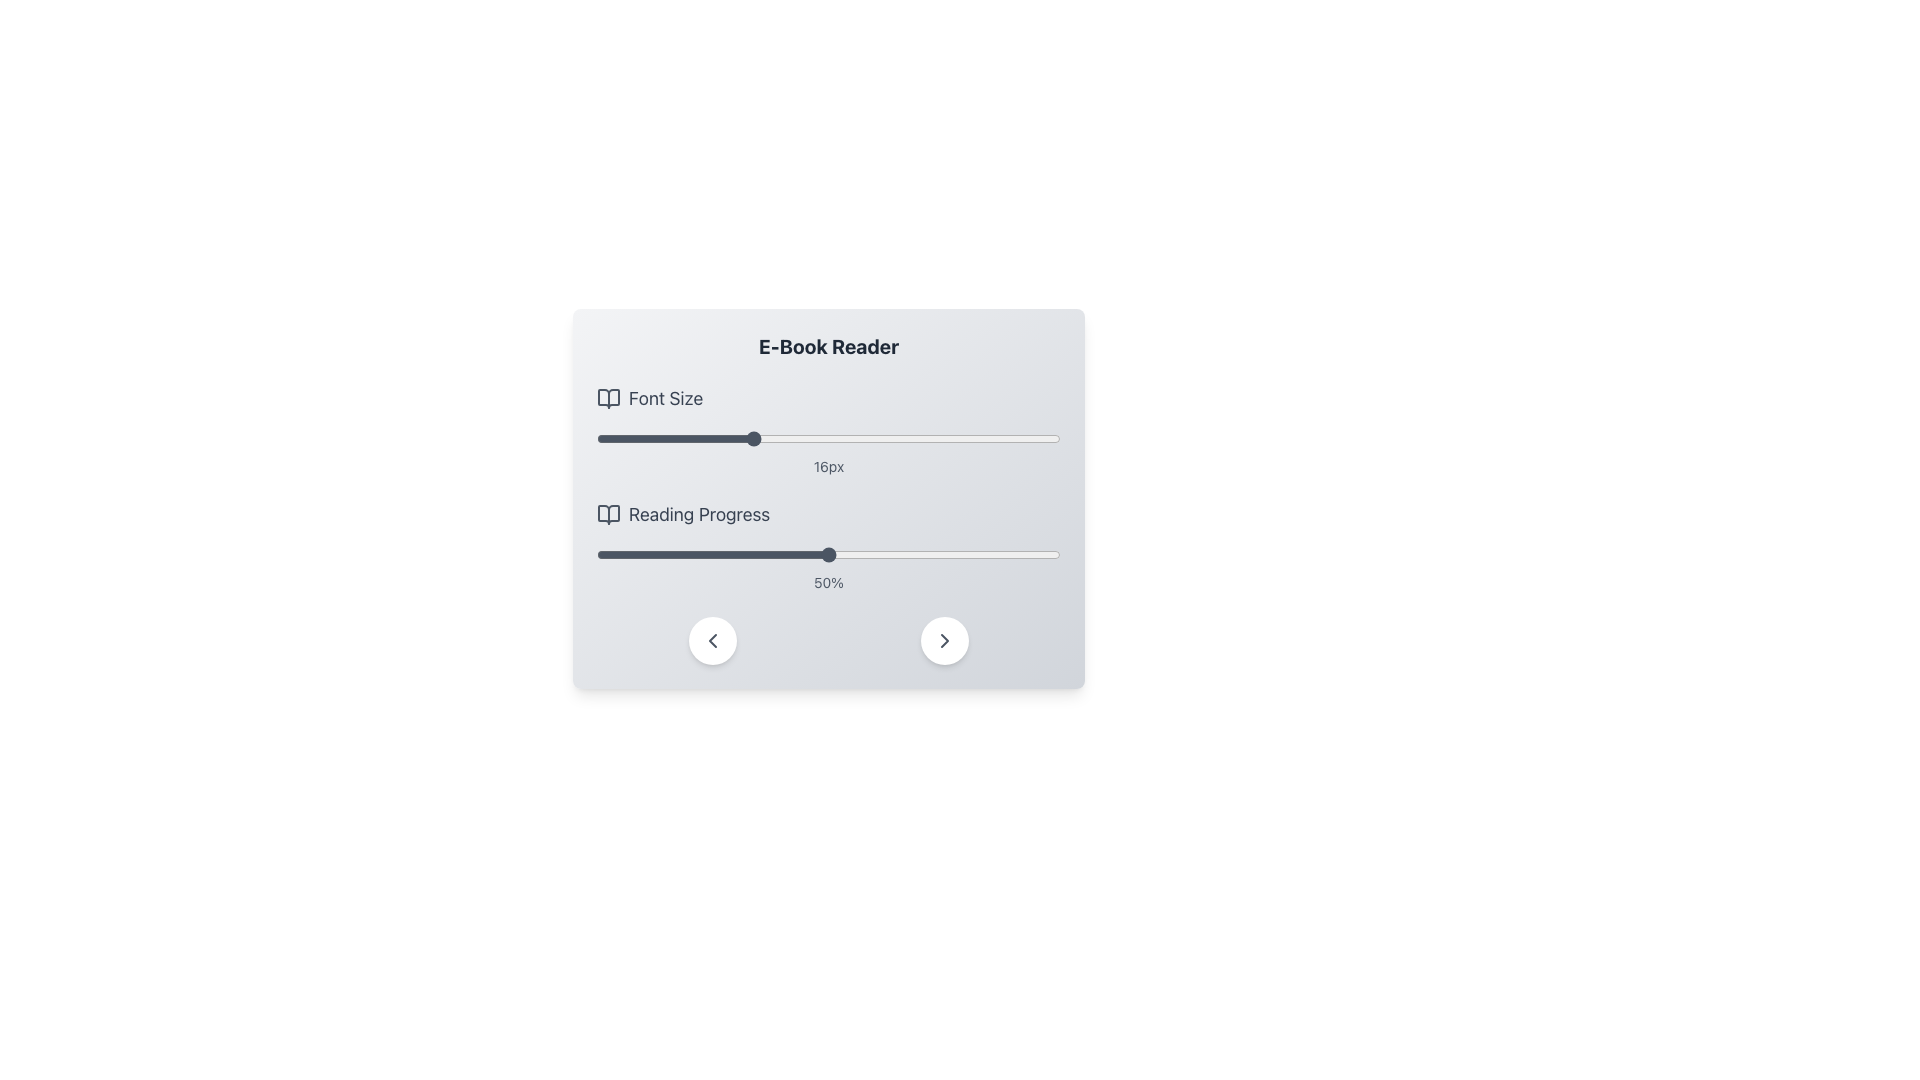 The width and height of the screenshot is (1920, 1080). I want to click on the reading progress, so click(643, 555).